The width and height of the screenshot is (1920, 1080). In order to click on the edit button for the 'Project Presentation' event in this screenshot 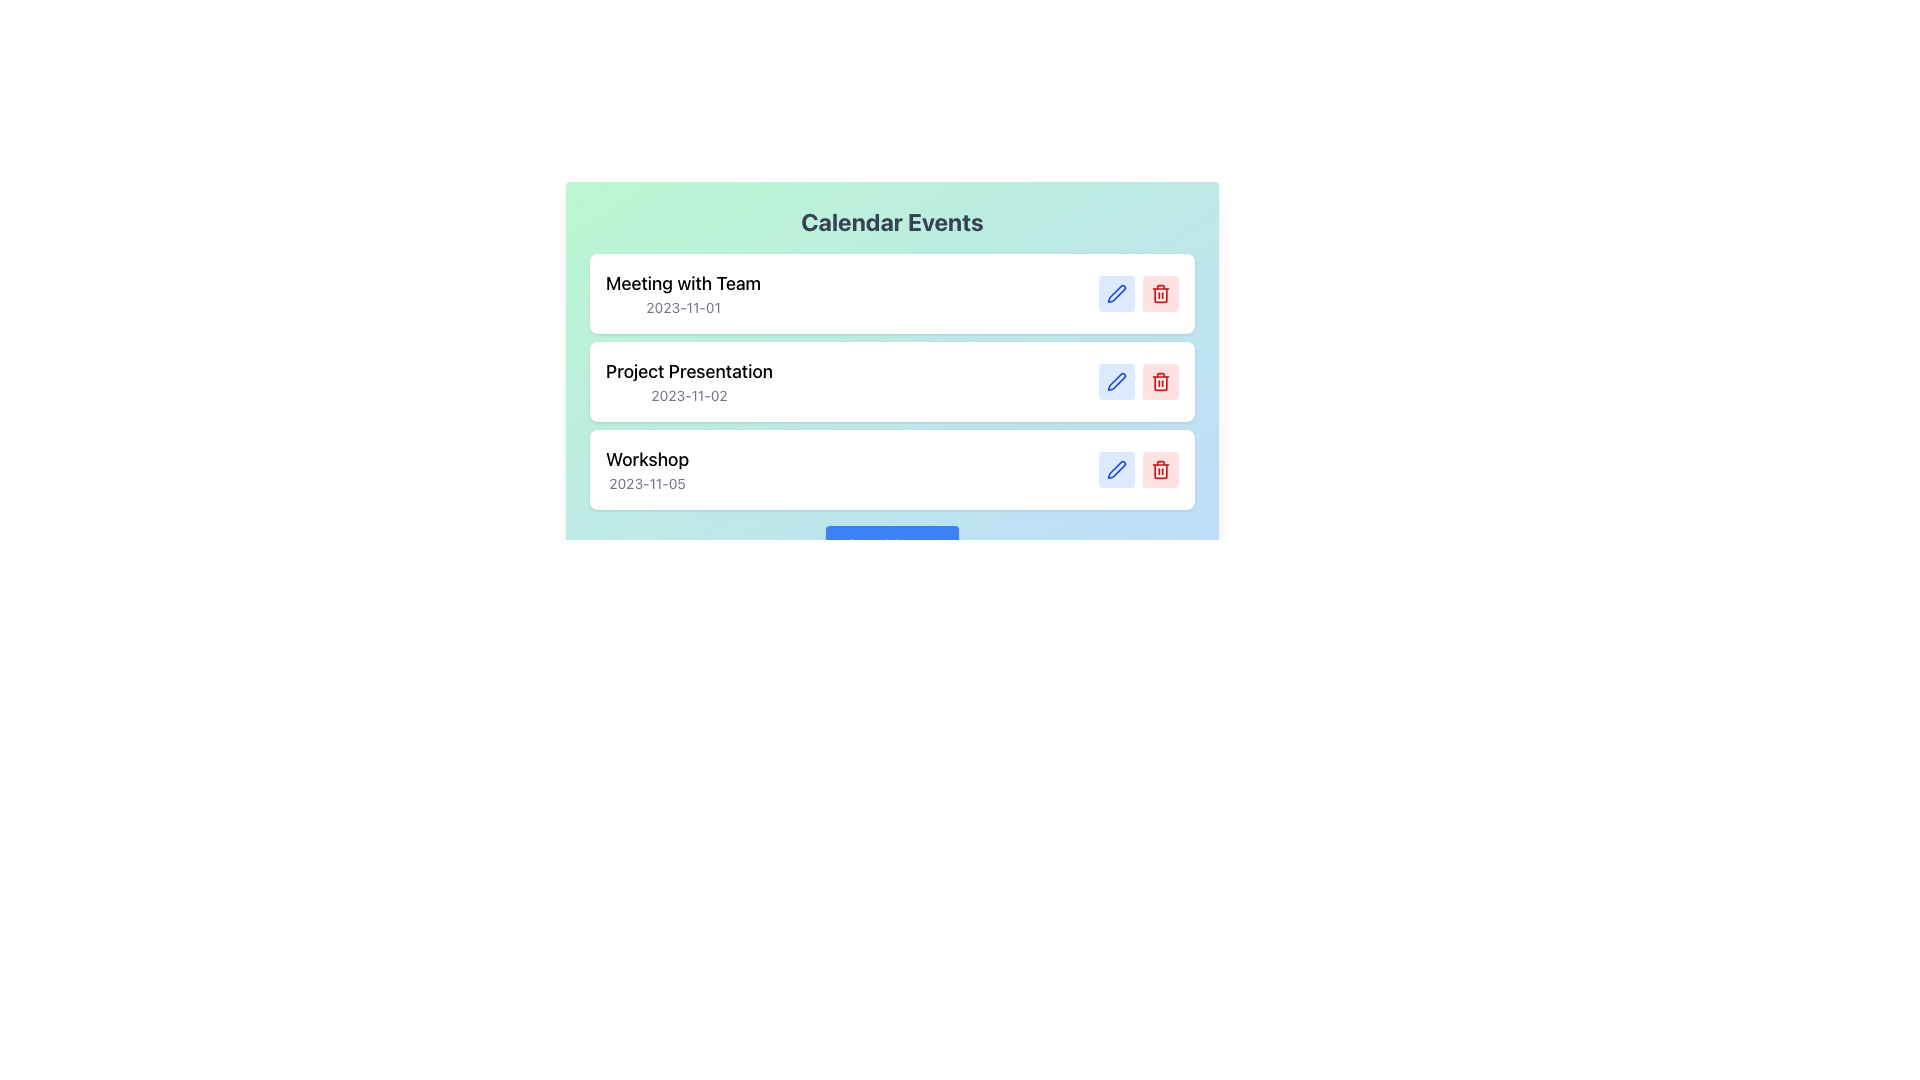, I will do `click(1116, 381)`.